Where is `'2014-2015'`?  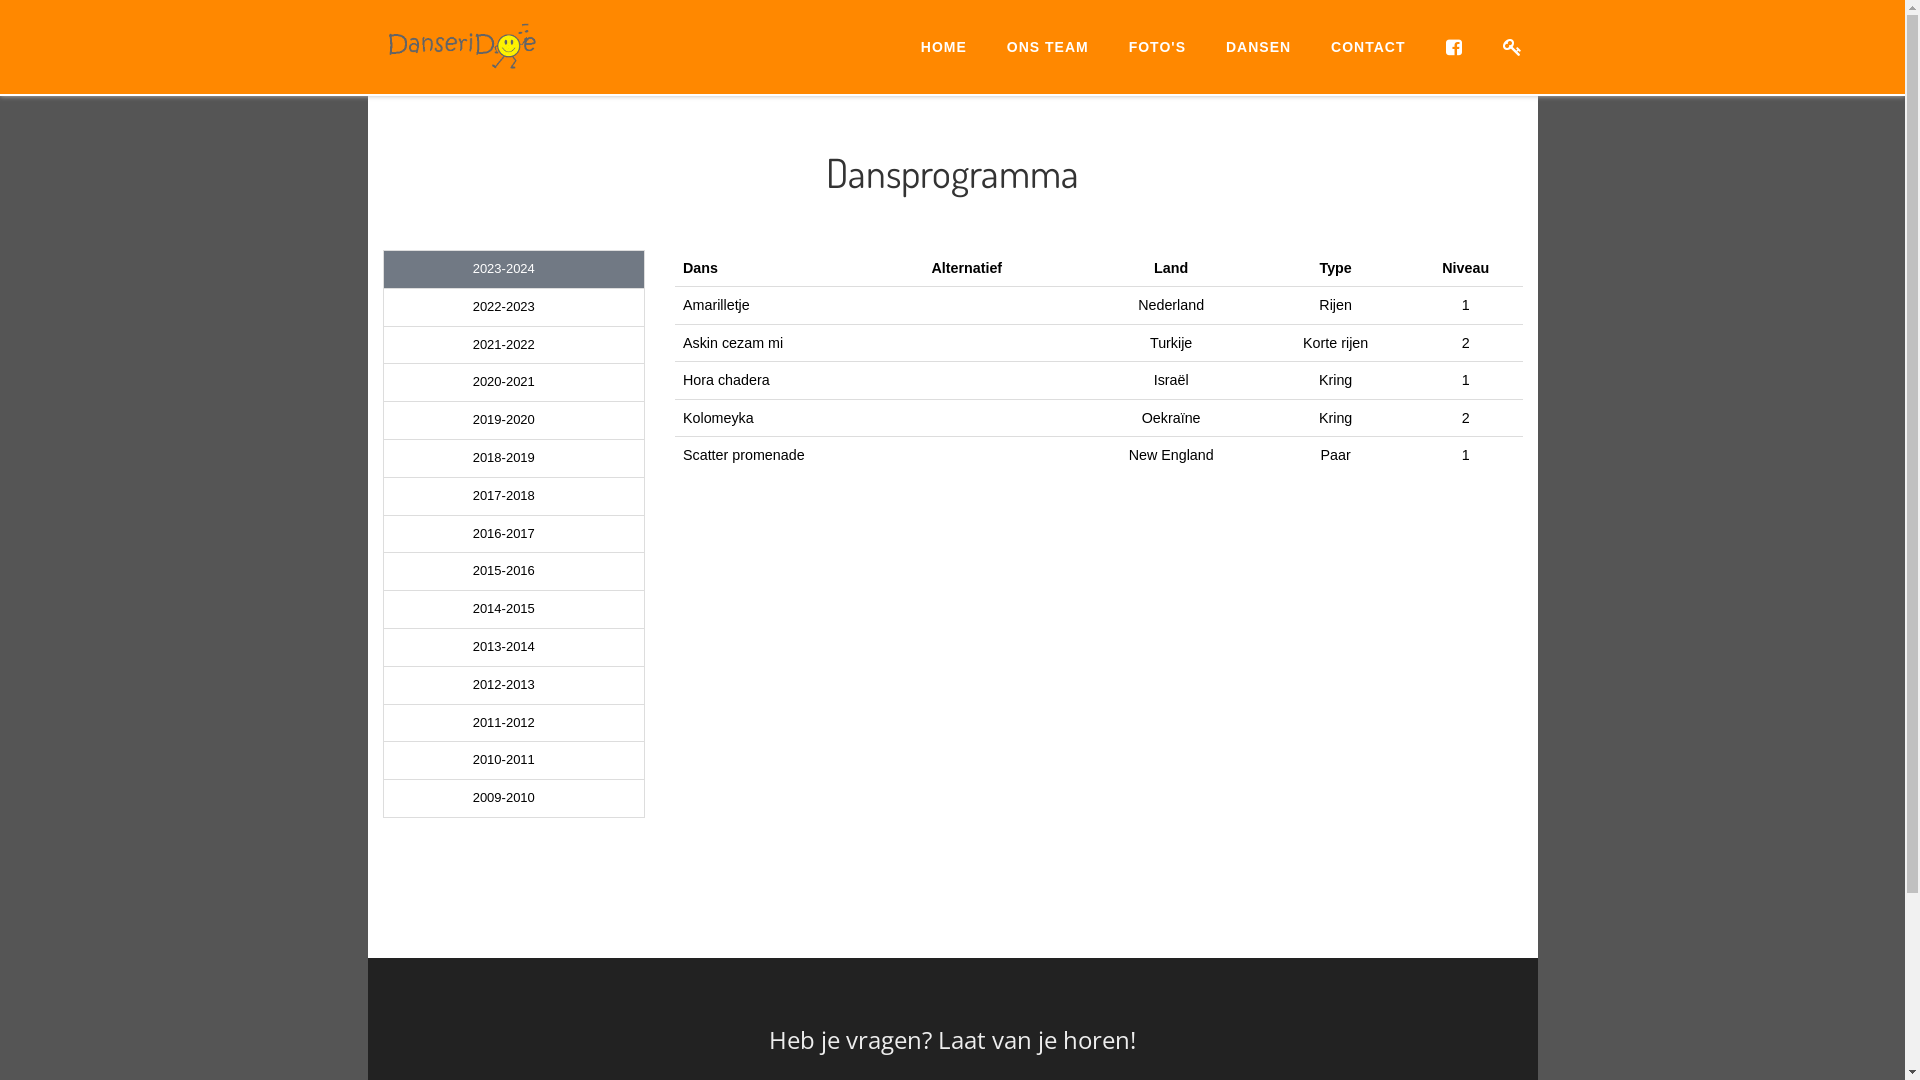 '2014-2015' is located at coordinates (514, 608).